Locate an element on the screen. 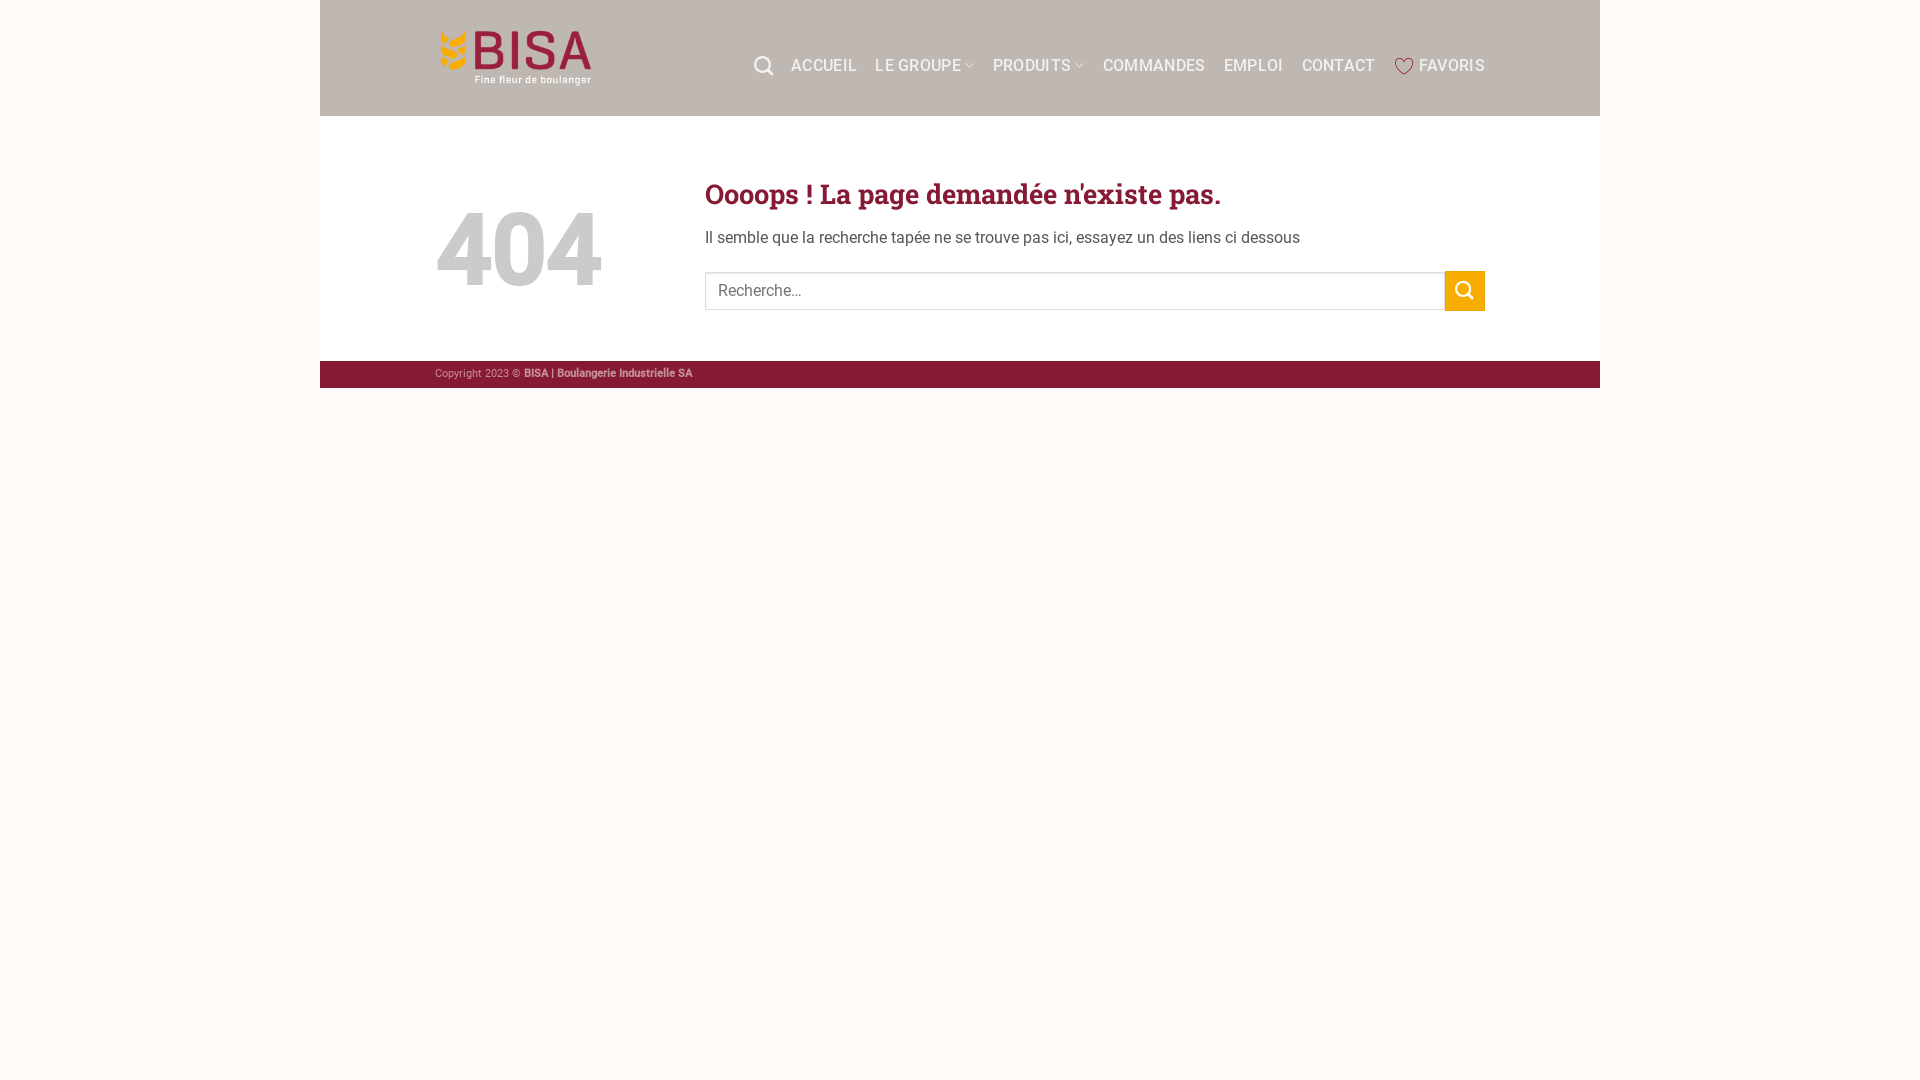 The height and width of the screenshot is (1080, 1920). 'BISA | Boulangerie Industrielle SA - Fine fleur de boulanger' is located at coordinates (515, 56).